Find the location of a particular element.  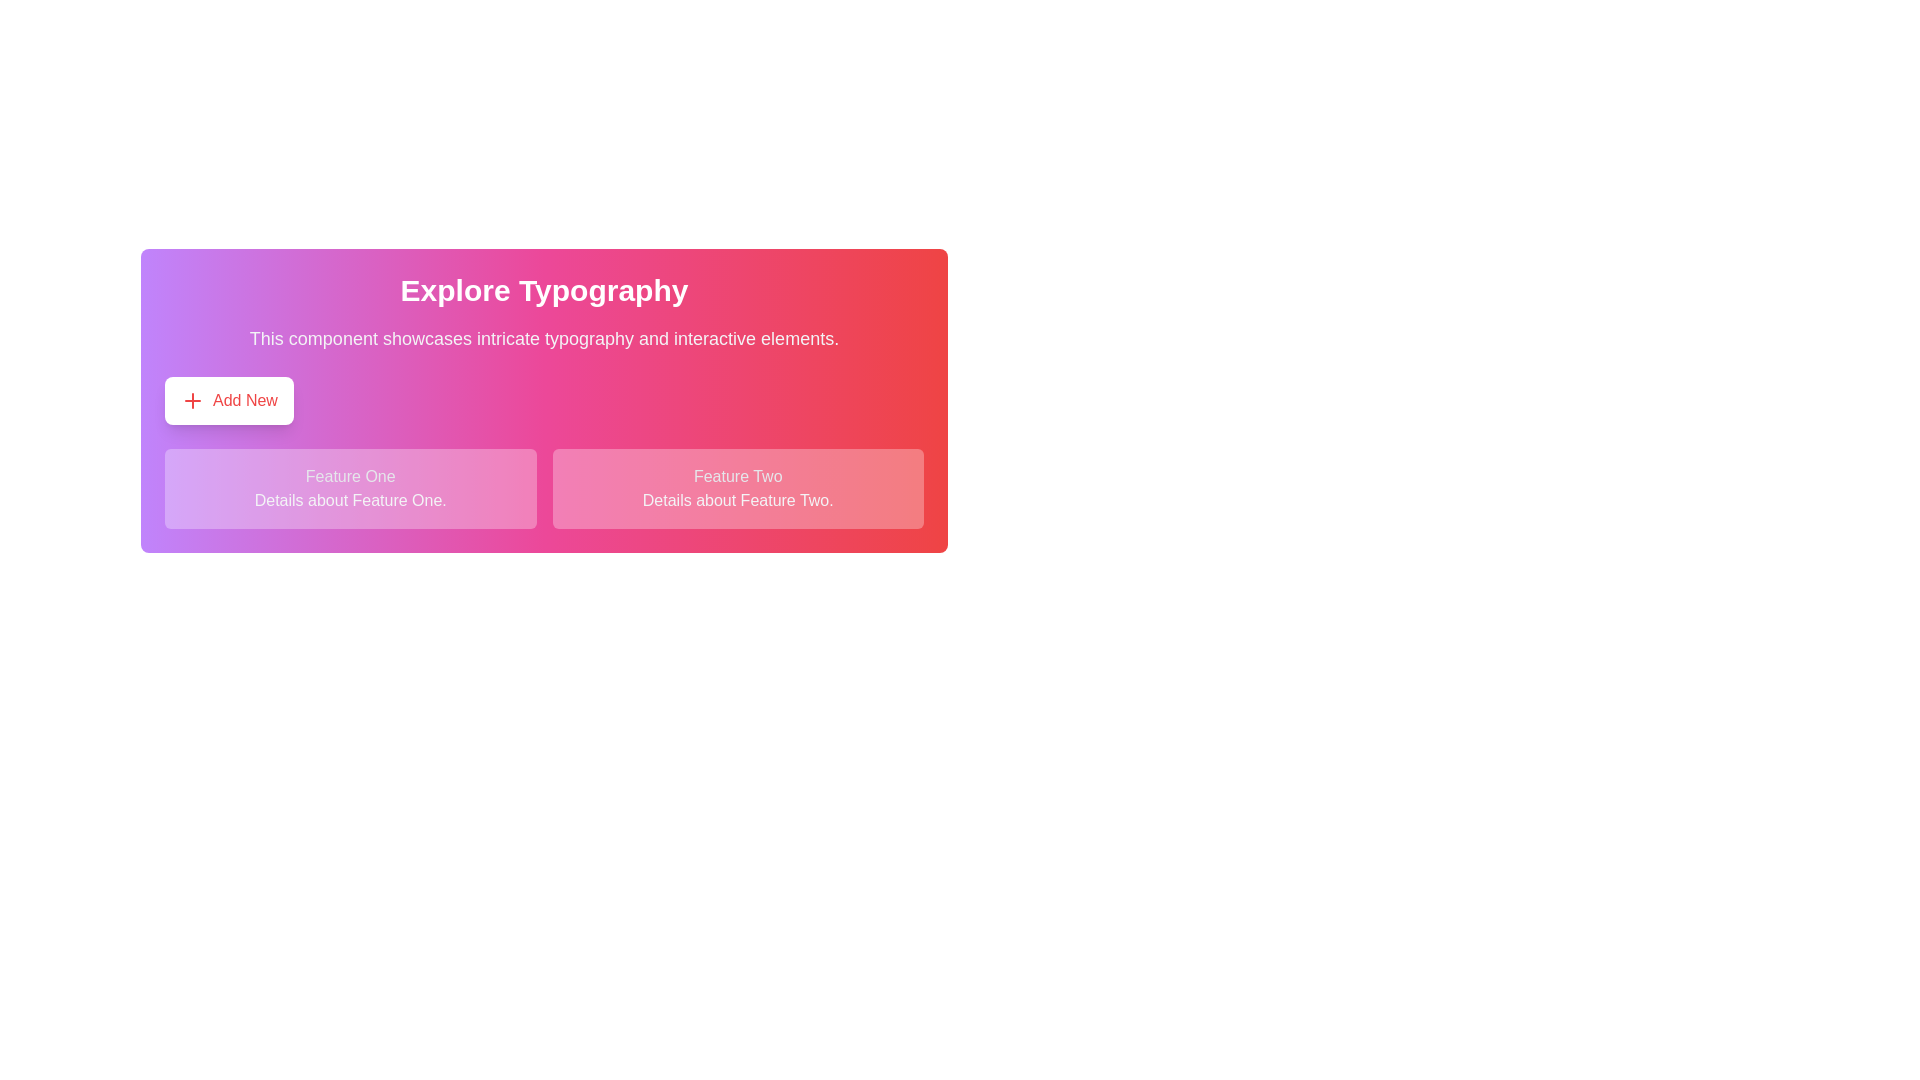

the 'Add New' text label which indicates the functionality of the containing button, positioned at the center-right of the button element is located at coordinates (244, 401).